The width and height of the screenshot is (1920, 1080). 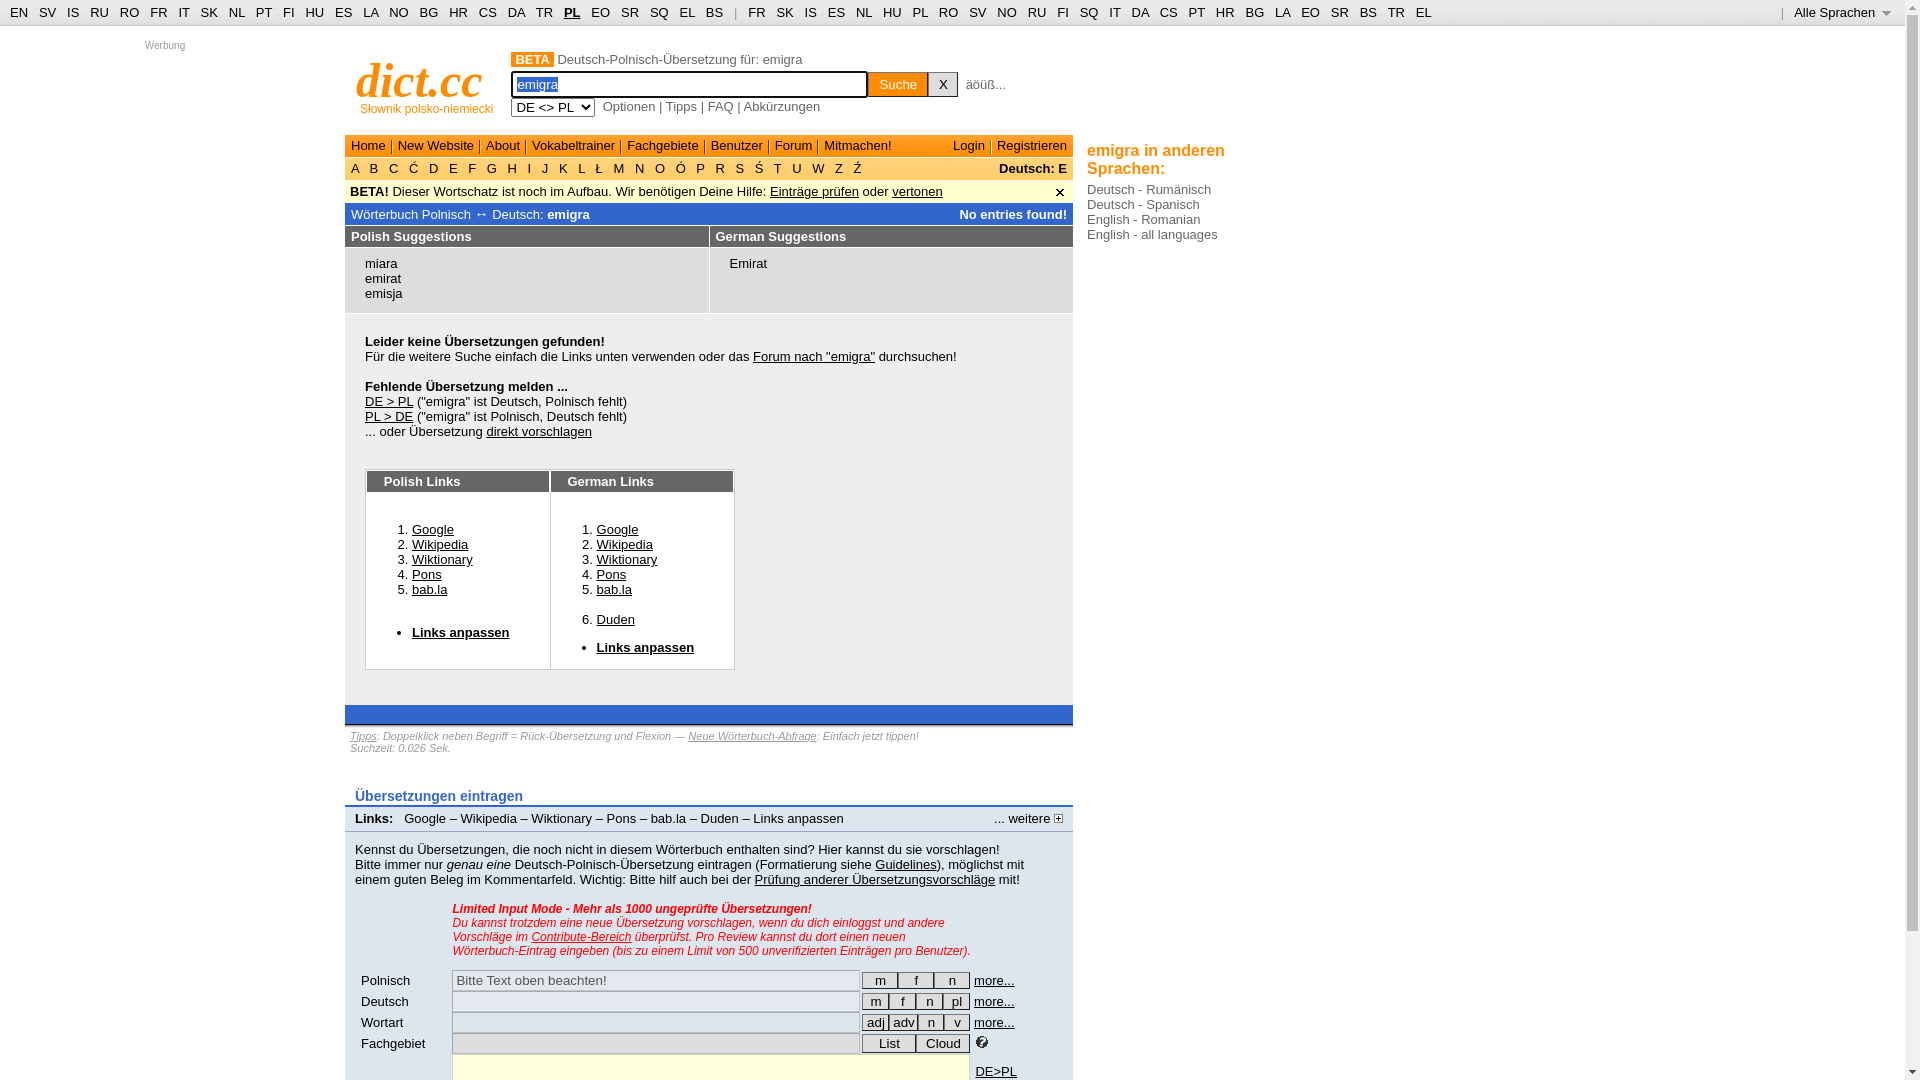 What do you see at coordinates (728, 262) in the screenshot?
I see `'Emirat'` at bounding box center [728, 262].